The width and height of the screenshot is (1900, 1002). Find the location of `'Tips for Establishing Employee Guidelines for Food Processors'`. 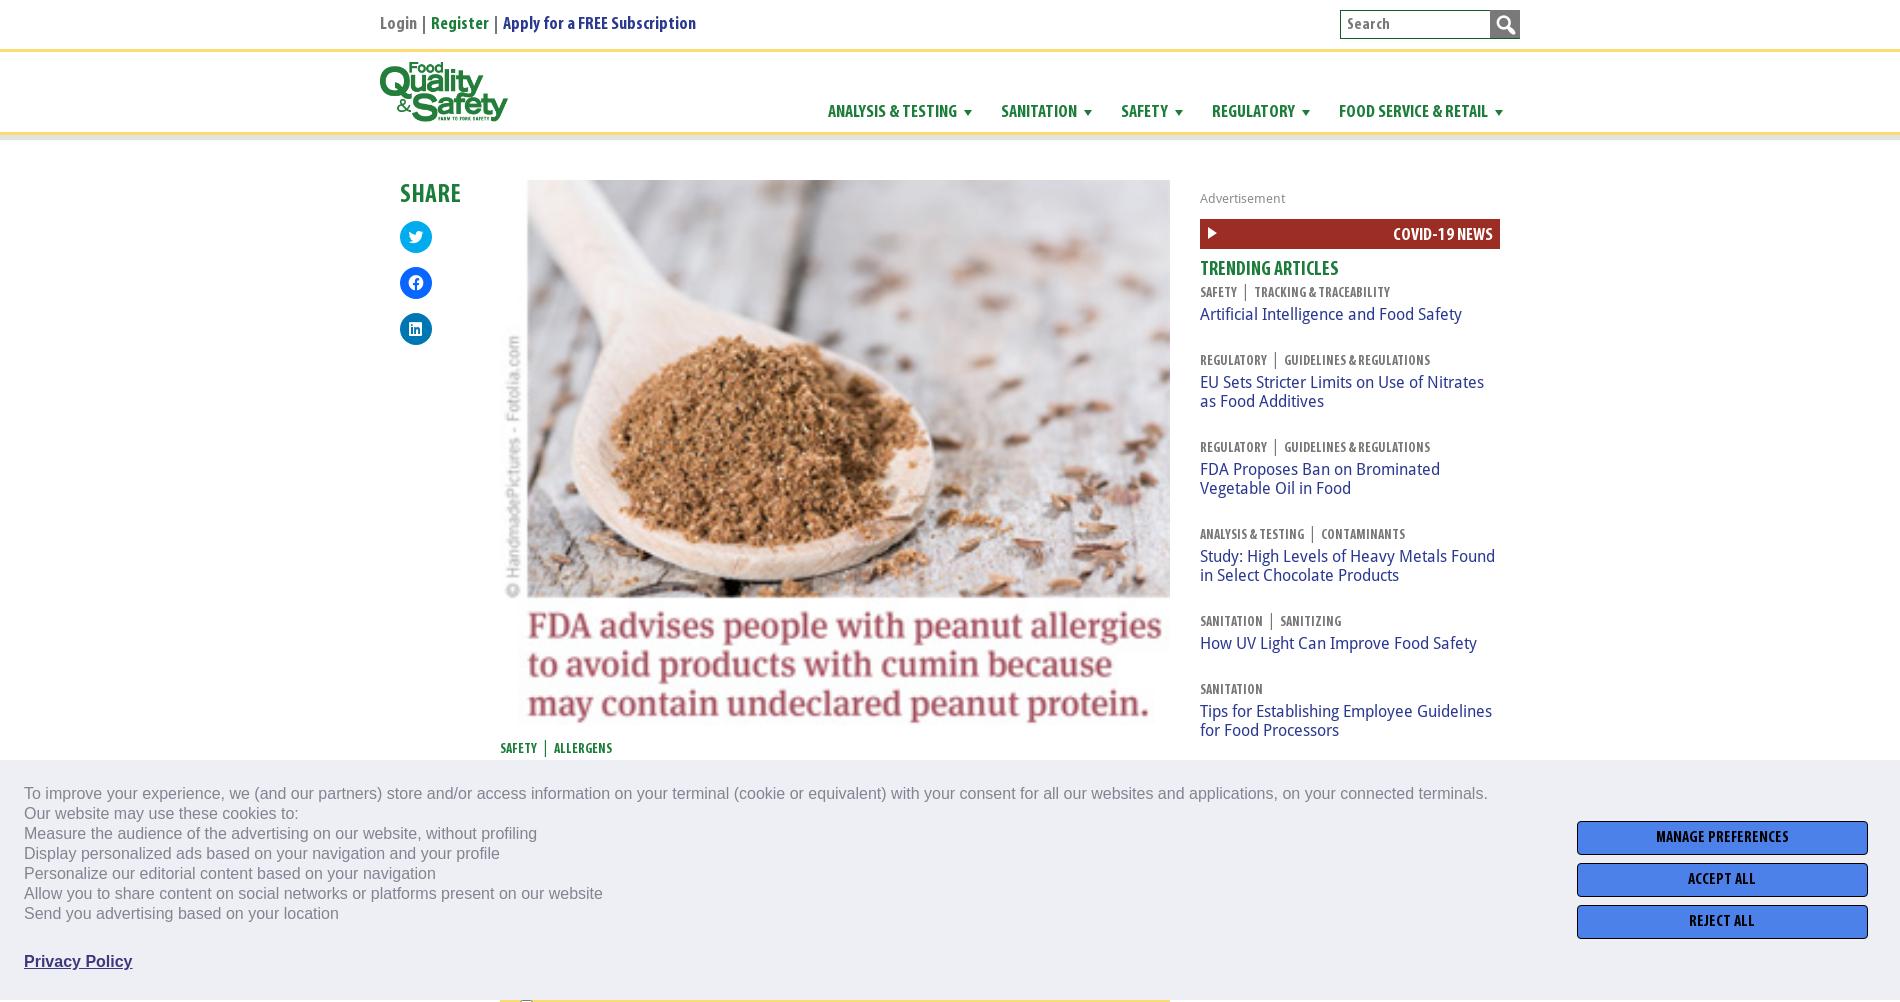

'Tips for Establishing Employee Guidelines for Food Processors' is located at coordinates (1344, 720).